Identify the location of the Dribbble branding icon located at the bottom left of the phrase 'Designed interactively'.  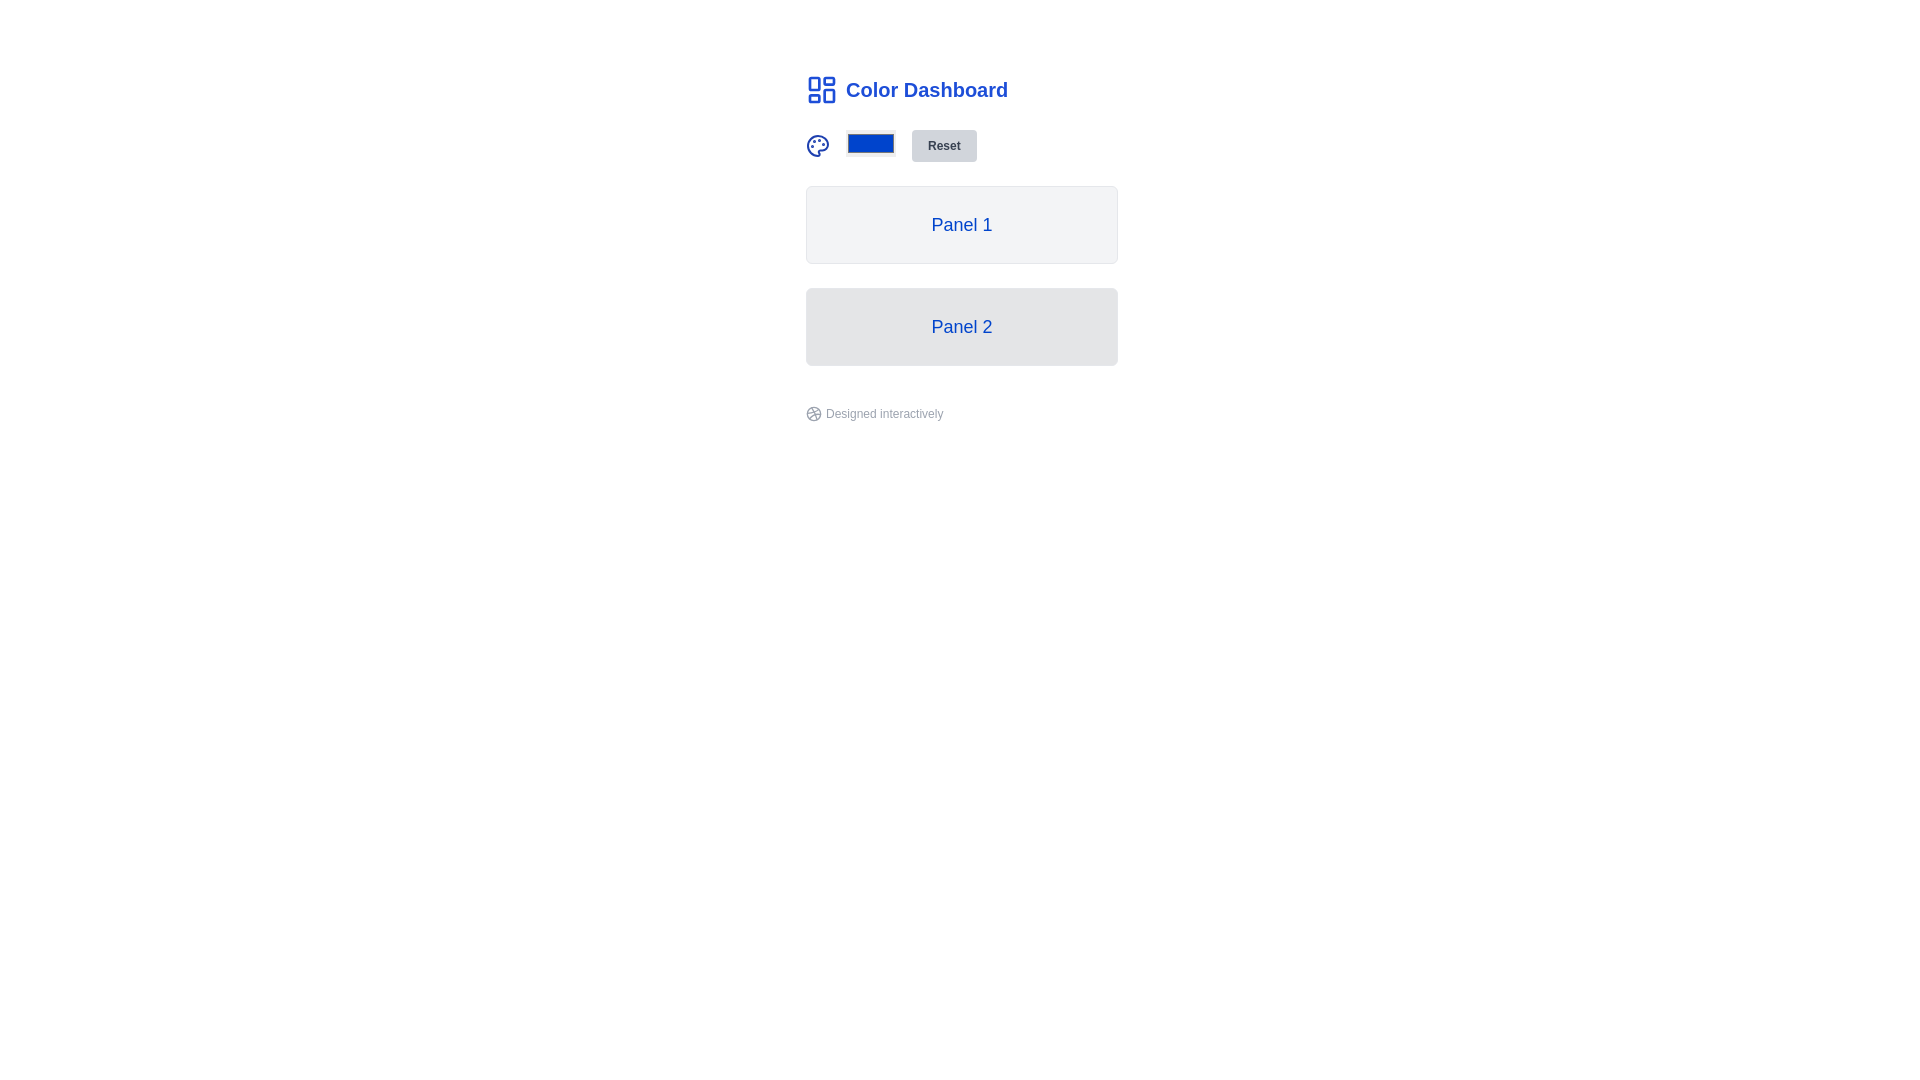
(814, 412).